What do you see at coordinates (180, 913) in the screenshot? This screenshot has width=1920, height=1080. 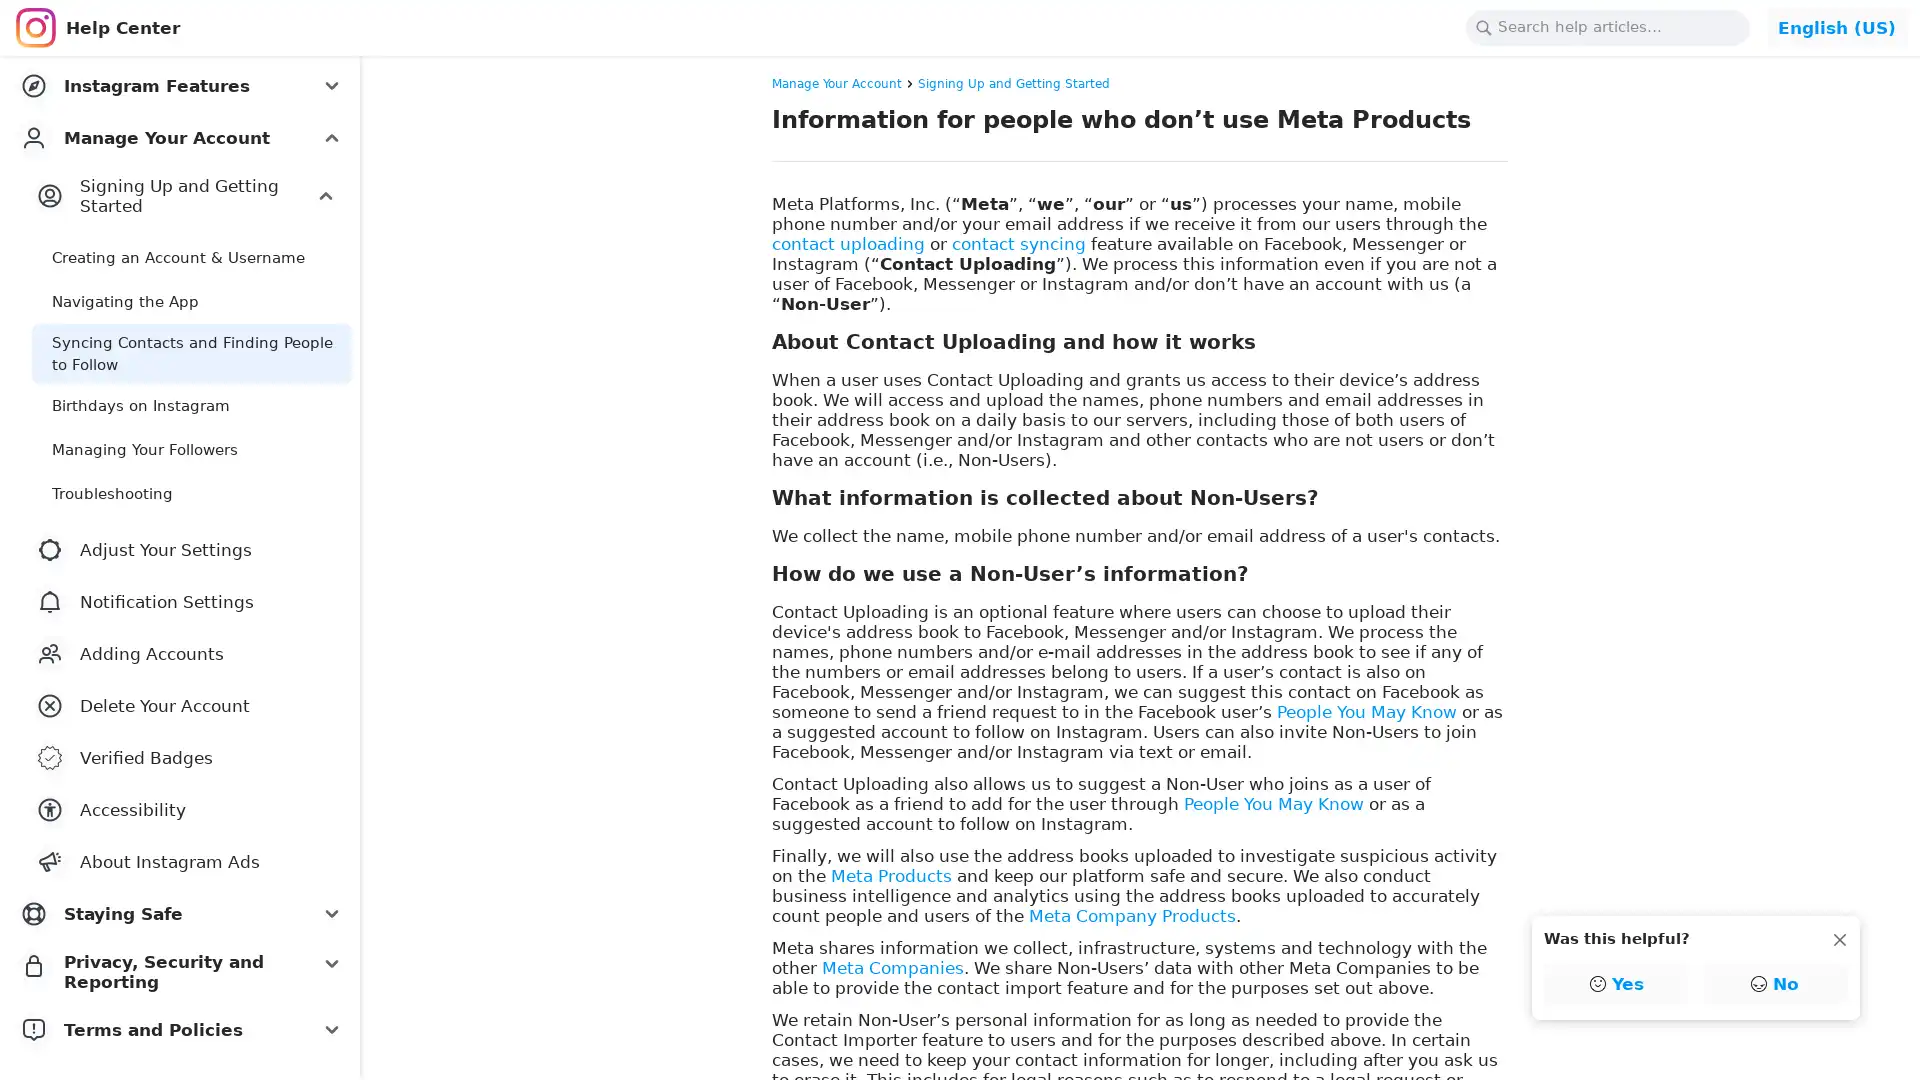 I see `Staying Safe` at bounding box center [180, 913].